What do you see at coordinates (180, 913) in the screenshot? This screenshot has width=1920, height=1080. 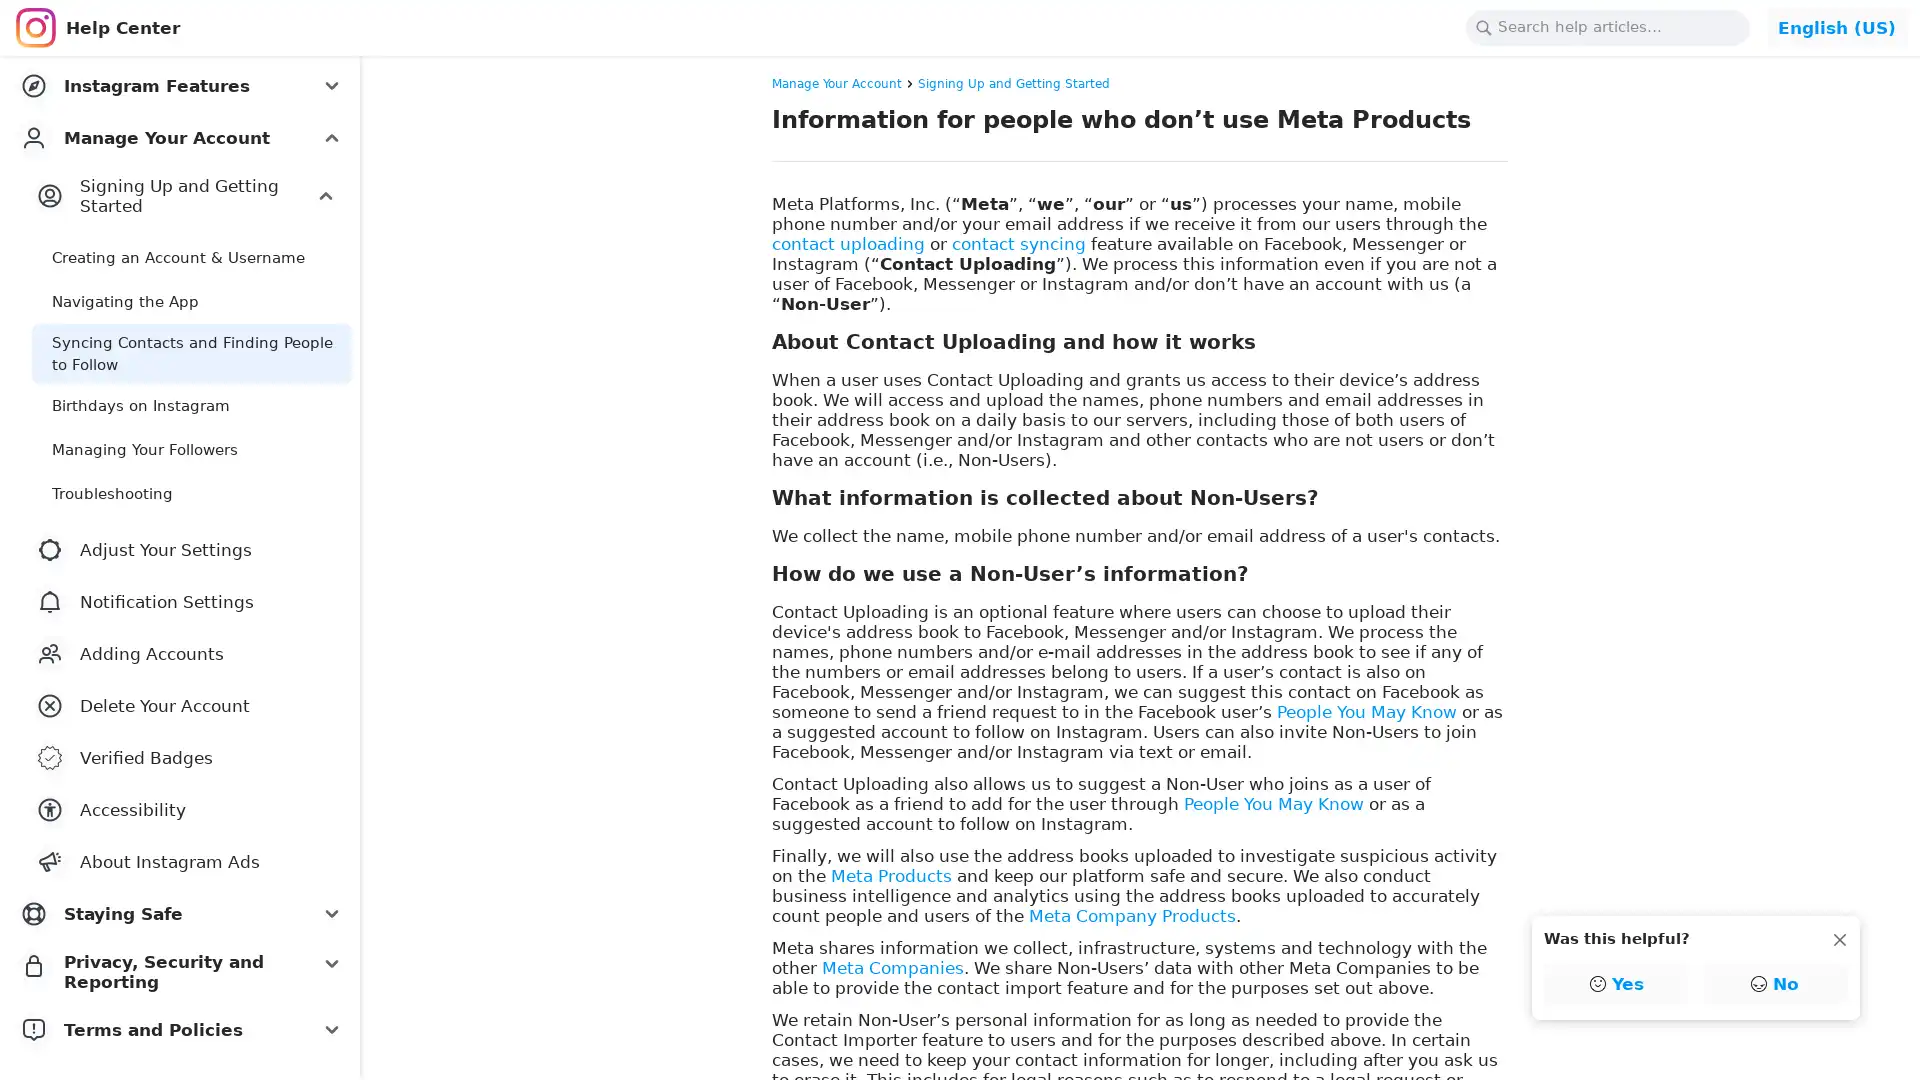 I see `Staying Safe` at bounding box center [180, 913].